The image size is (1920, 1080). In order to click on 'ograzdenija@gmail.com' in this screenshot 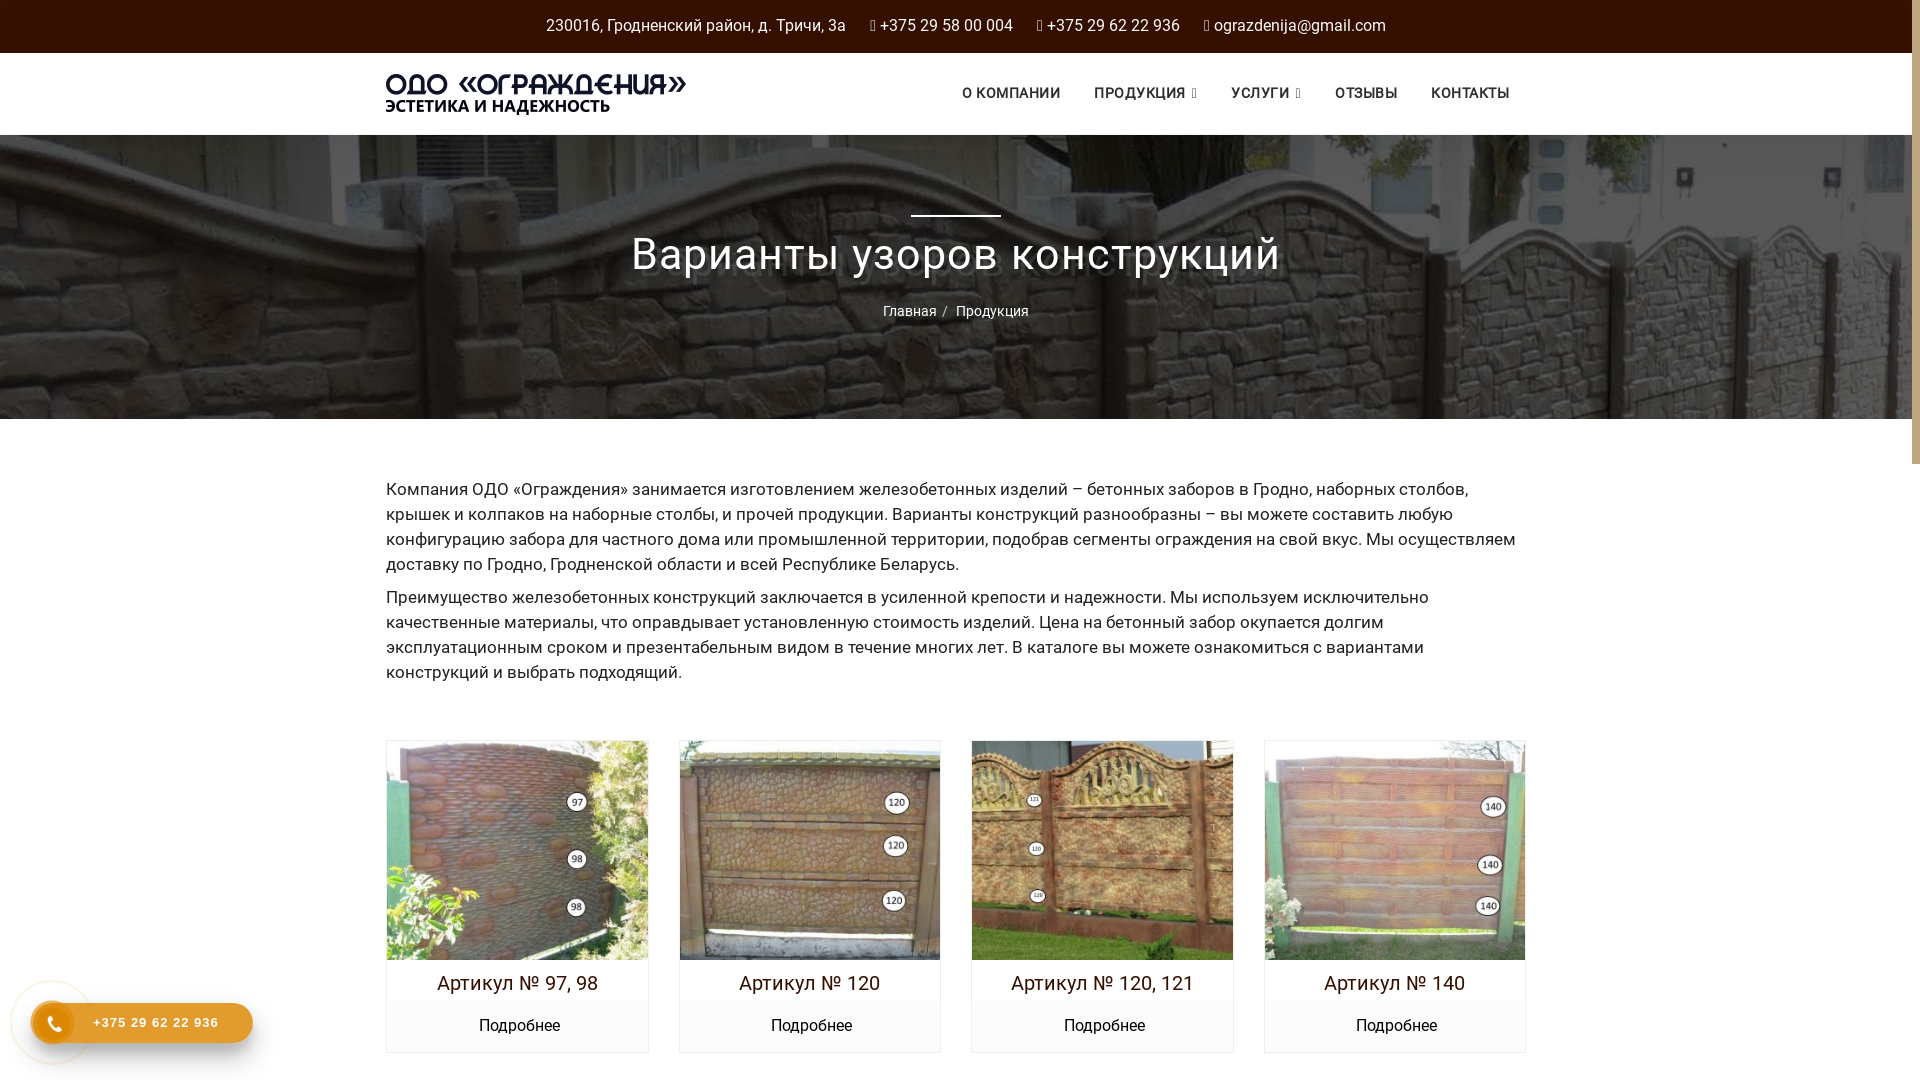, I will do `click(1213, 25)`.